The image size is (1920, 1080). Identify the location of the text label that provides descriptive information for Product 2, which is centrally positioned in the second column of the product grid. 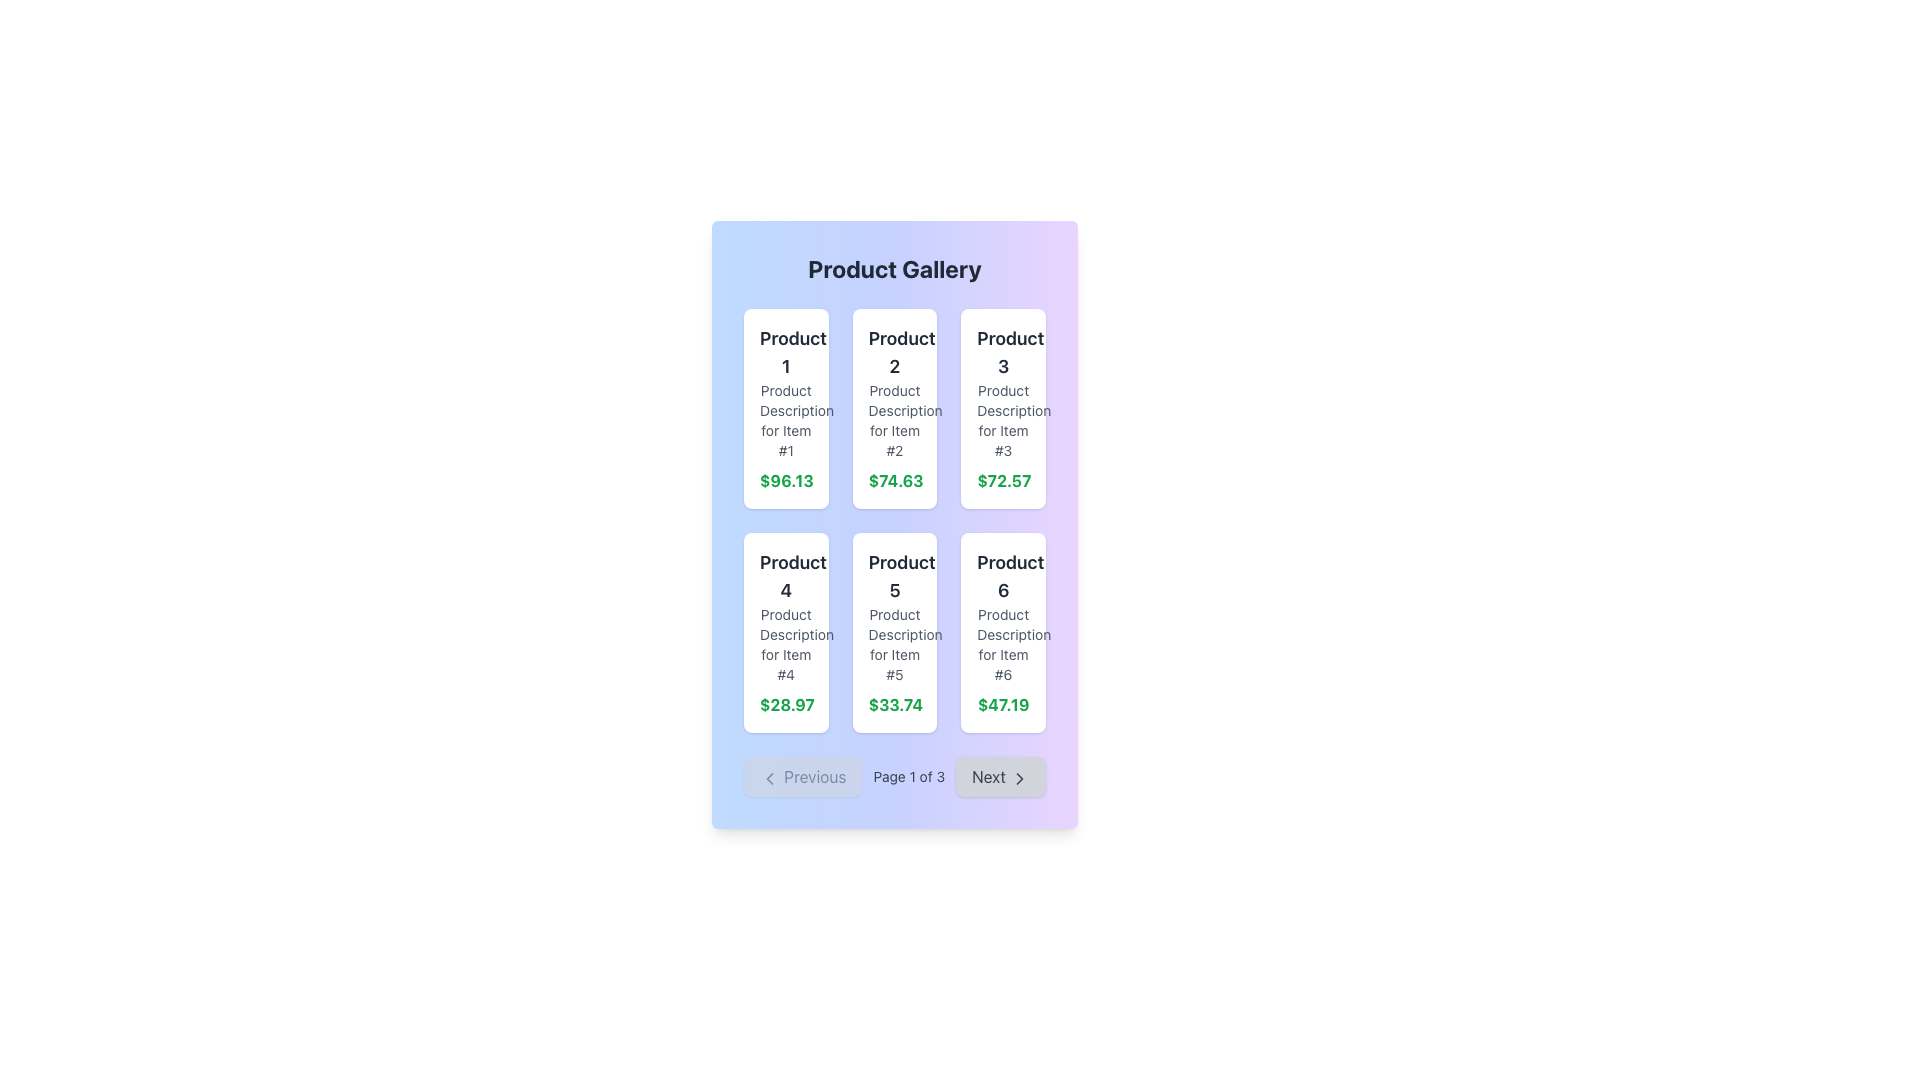
(893, 419).